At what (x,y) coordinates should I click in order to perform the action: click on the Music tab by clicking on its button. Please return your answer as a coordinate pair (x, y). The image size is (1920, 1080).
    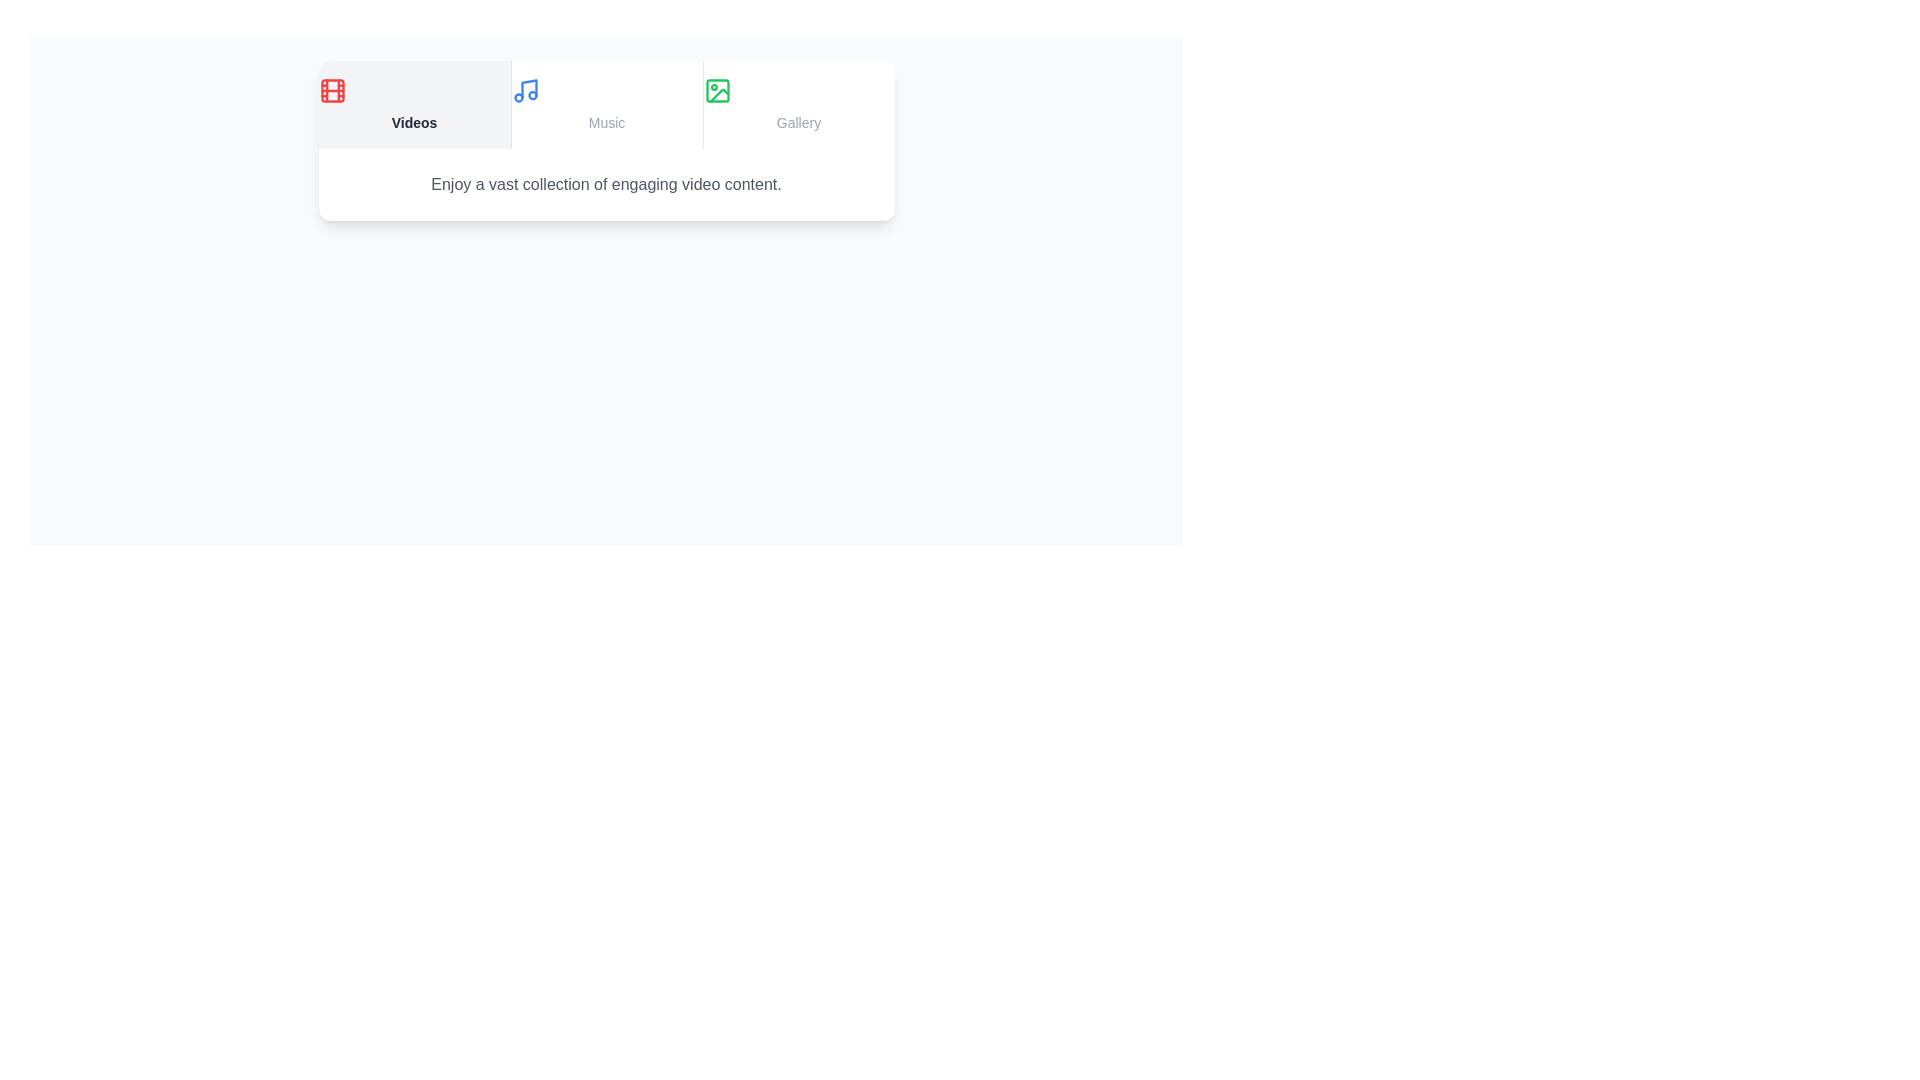
    Looking at the image, I should click on (605, 104).